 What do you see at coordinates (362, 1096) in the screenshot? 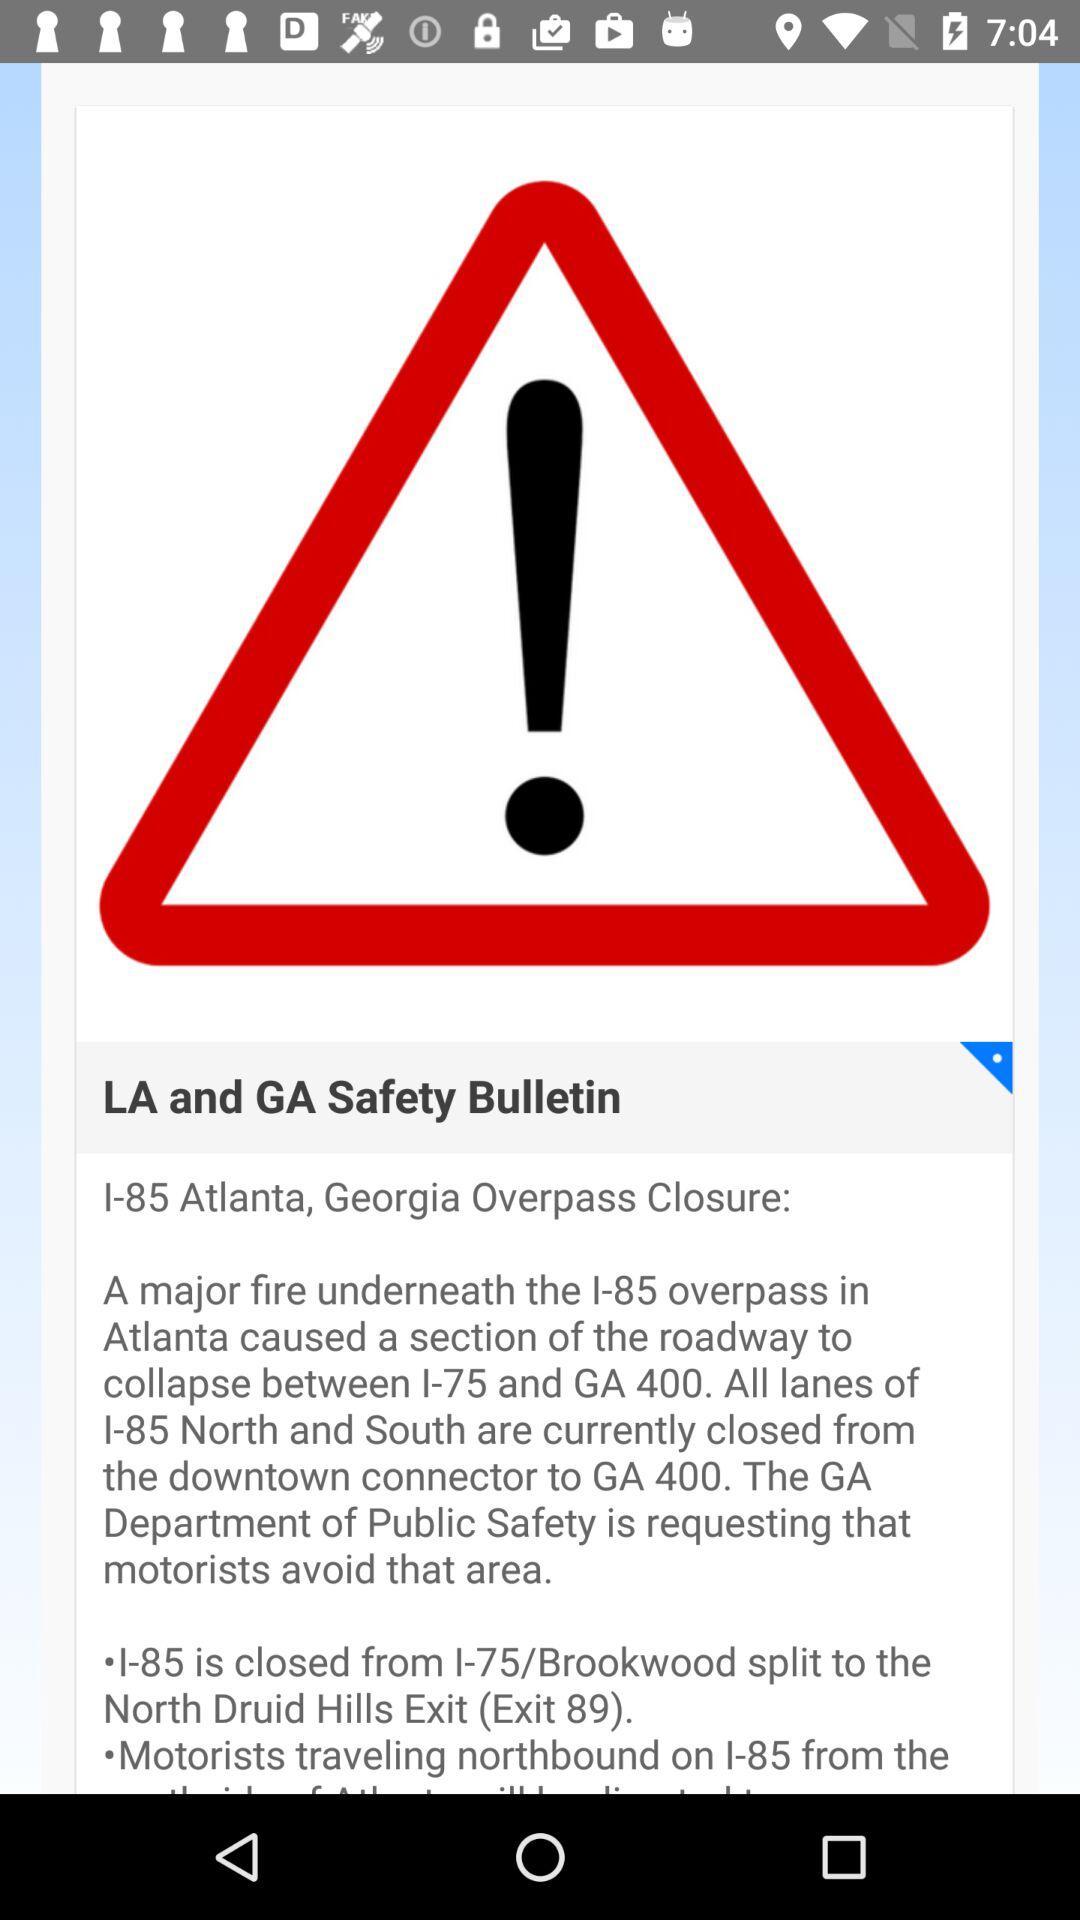
I see `the icon at the center` at bounding box center [362, 1096].